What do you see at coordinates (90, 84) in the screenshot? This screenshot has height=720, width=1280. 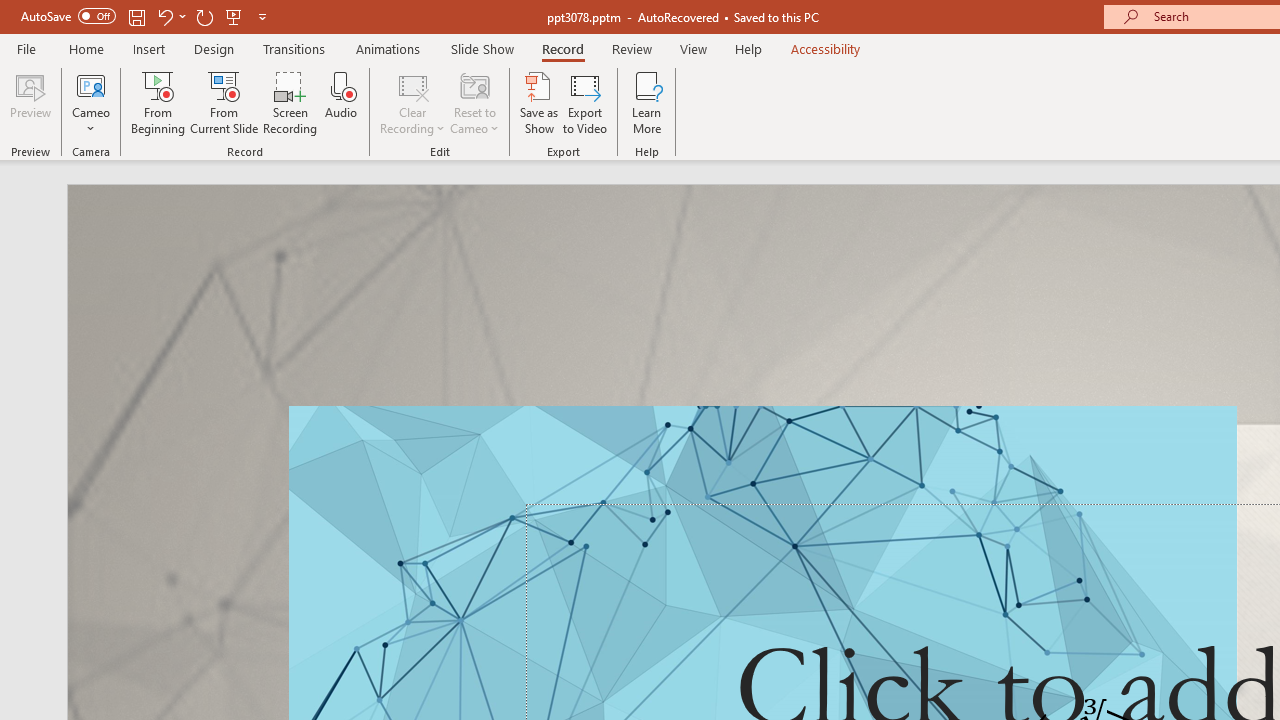 I see `'Cameo'` at bounding box center [90, 84].